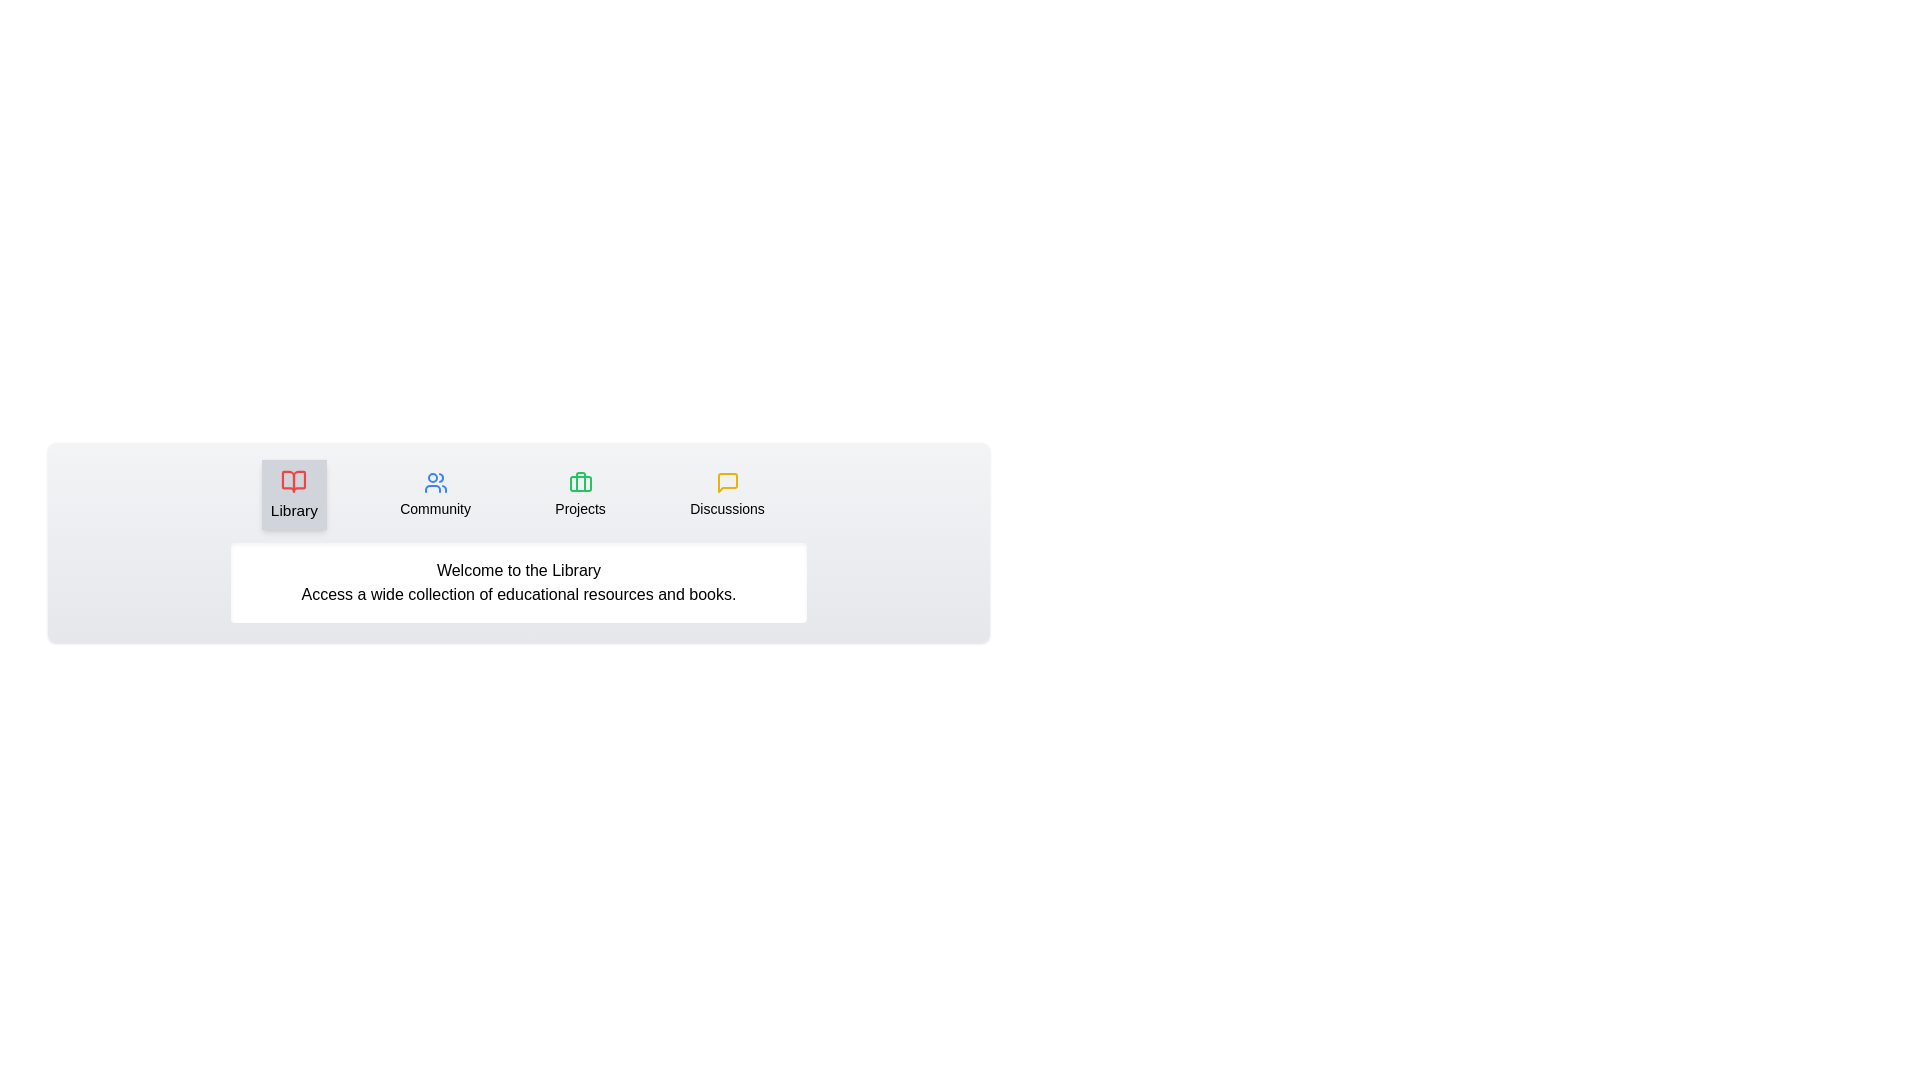  What do you see at coordinates (293, 494) in the screenshot?
I see `the 'Library' button, which features a red open book icon and is positioned in the top-left section of the interface` at bounding box center [293, 494].